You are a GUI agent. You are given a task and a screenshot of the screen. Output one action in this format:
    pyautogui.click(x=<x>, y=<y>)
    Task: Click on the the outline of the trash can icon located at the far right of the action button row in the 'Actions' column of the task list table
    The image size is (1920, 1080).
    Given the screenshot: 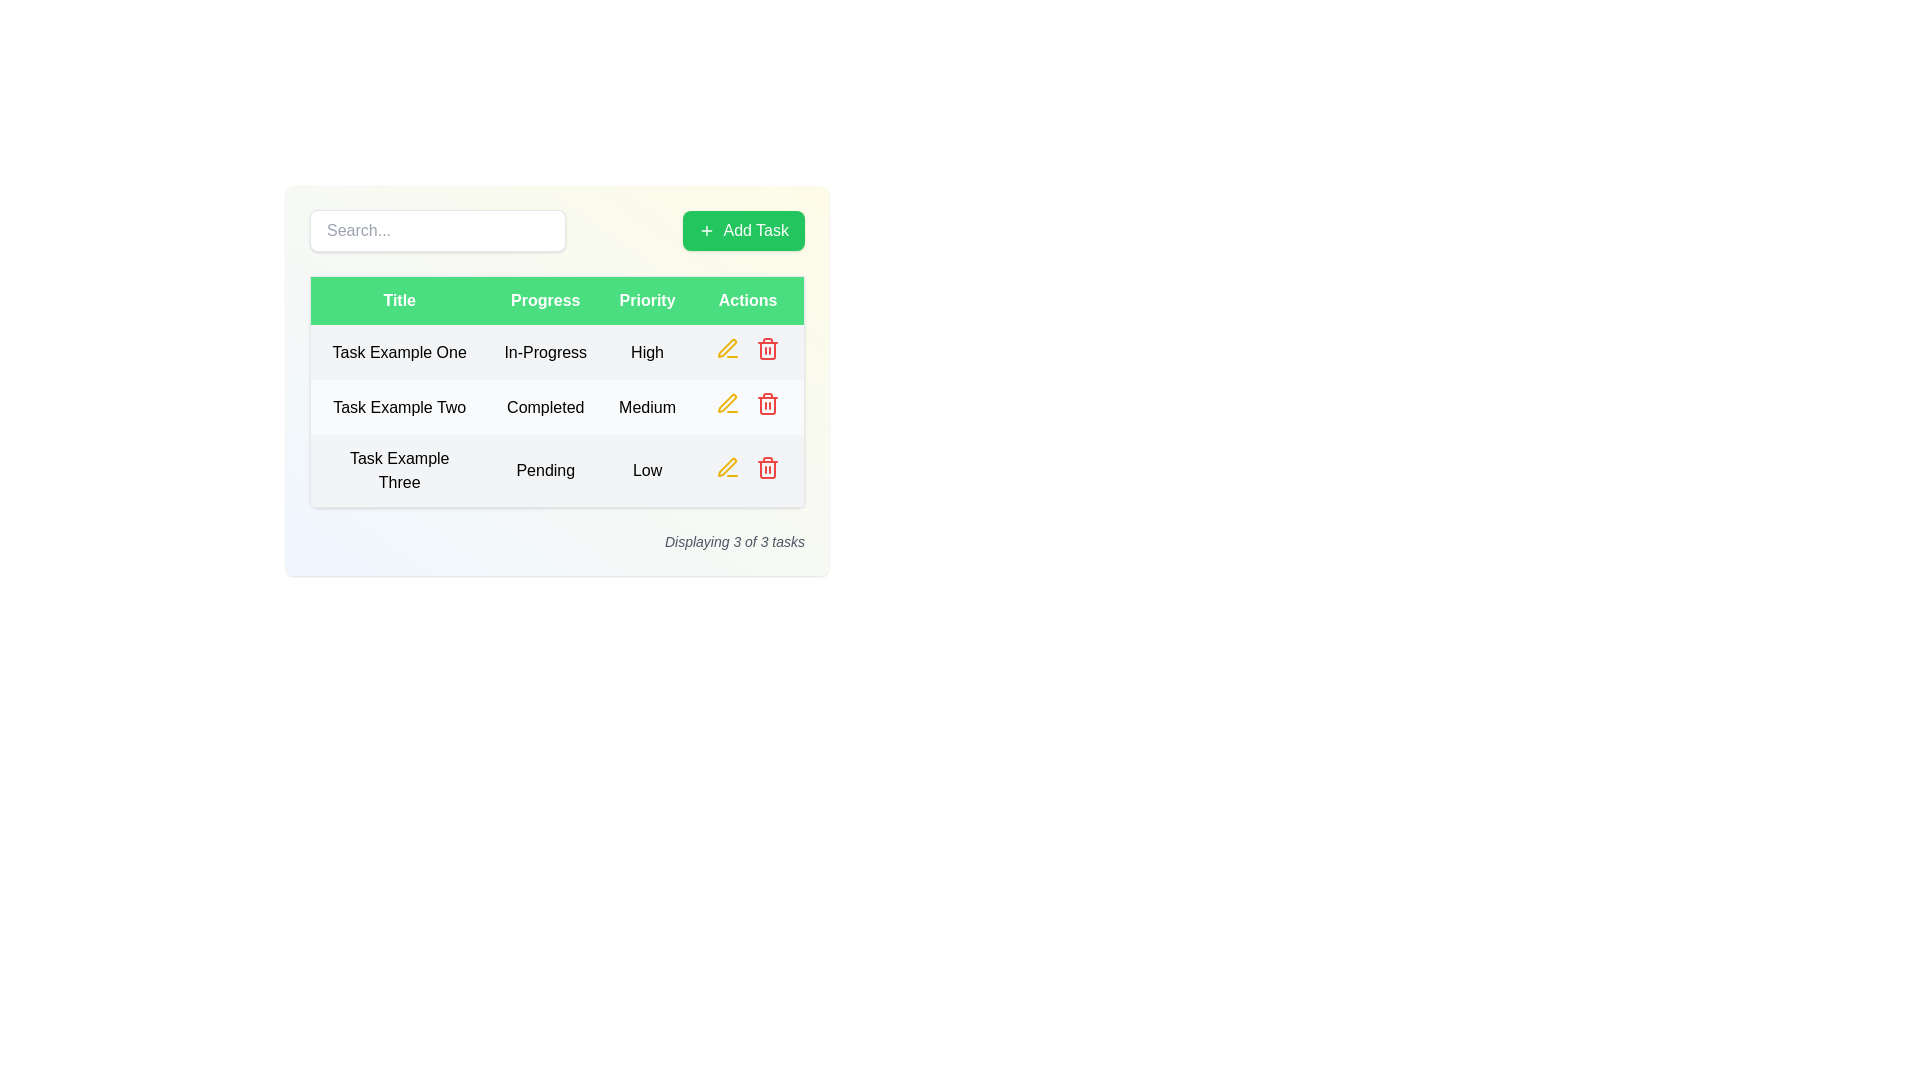 What is the action you would take?
    pyautogui.click(x=767, y=350)
    